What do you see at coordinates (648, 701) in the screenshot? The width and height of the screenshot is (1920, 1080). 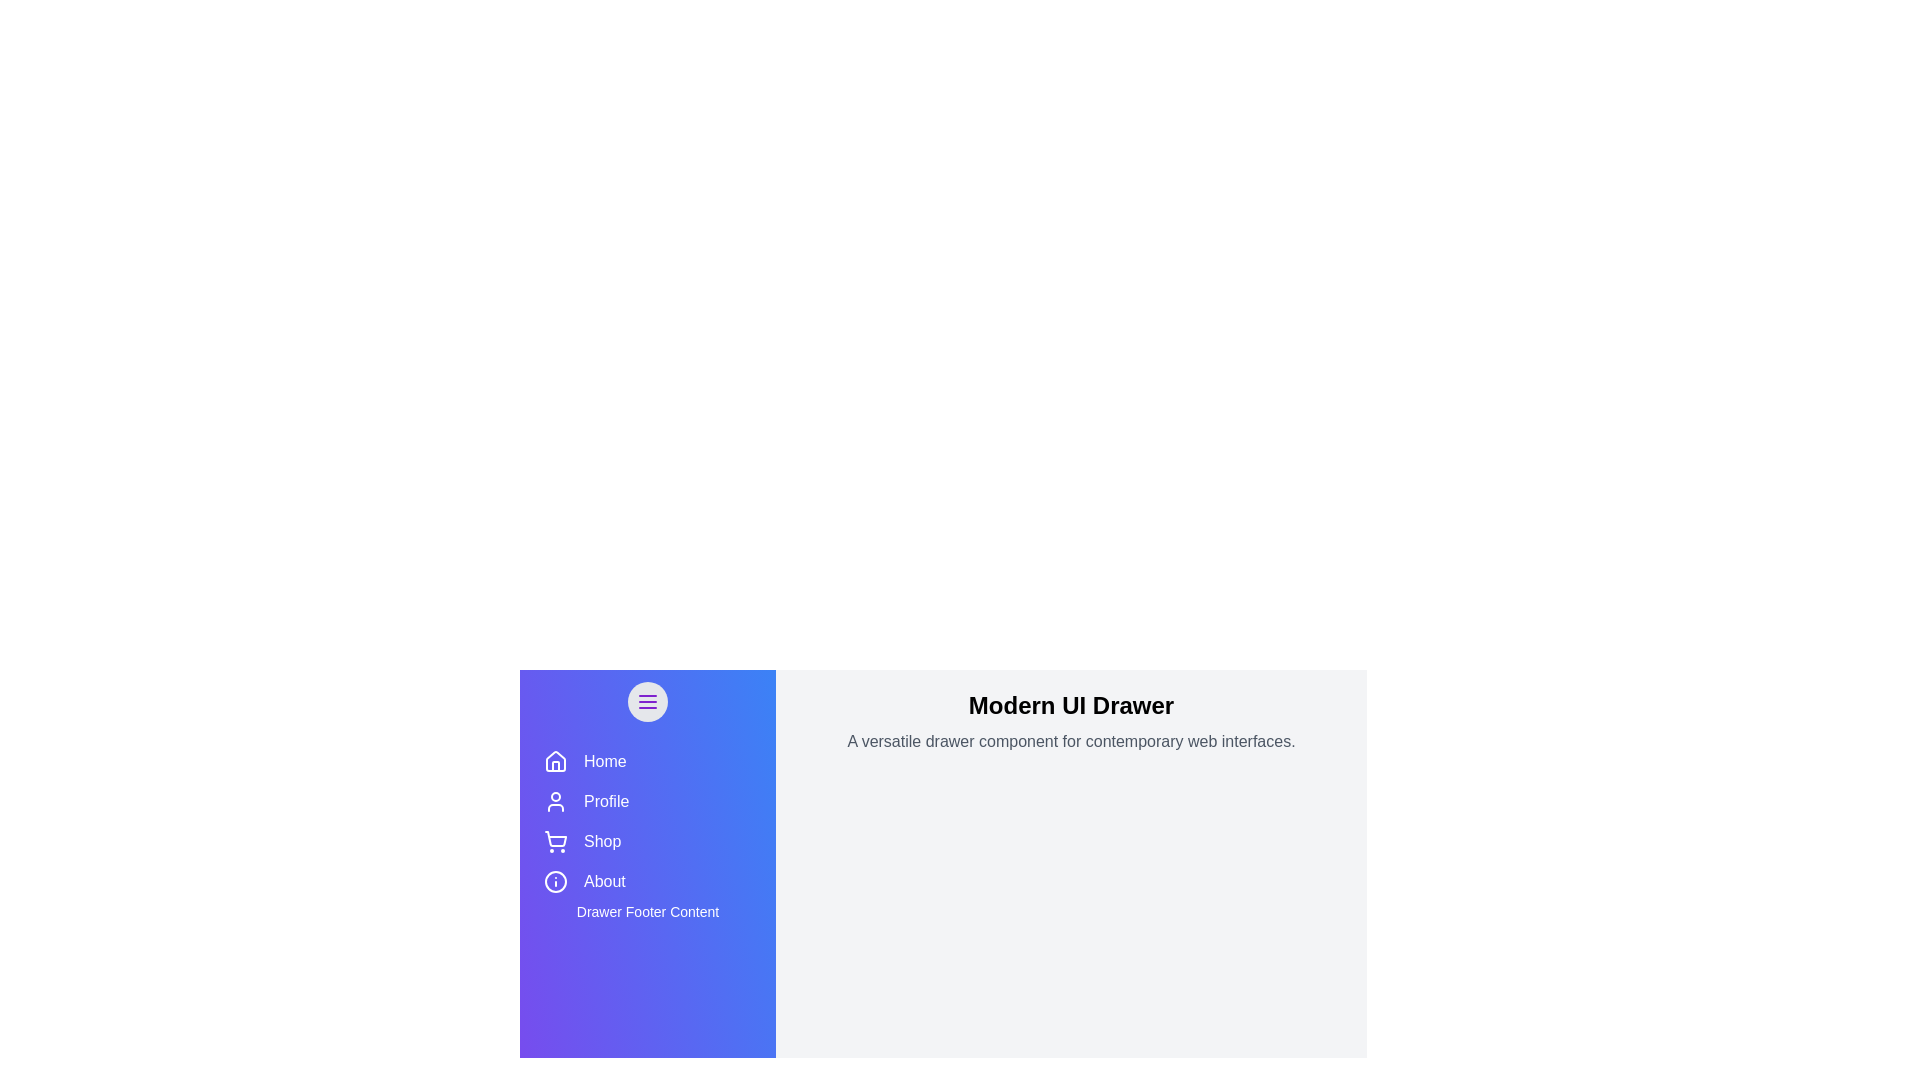 I see `menu button to toggle the drawer's open/close state` at bounding box center [648, 701].